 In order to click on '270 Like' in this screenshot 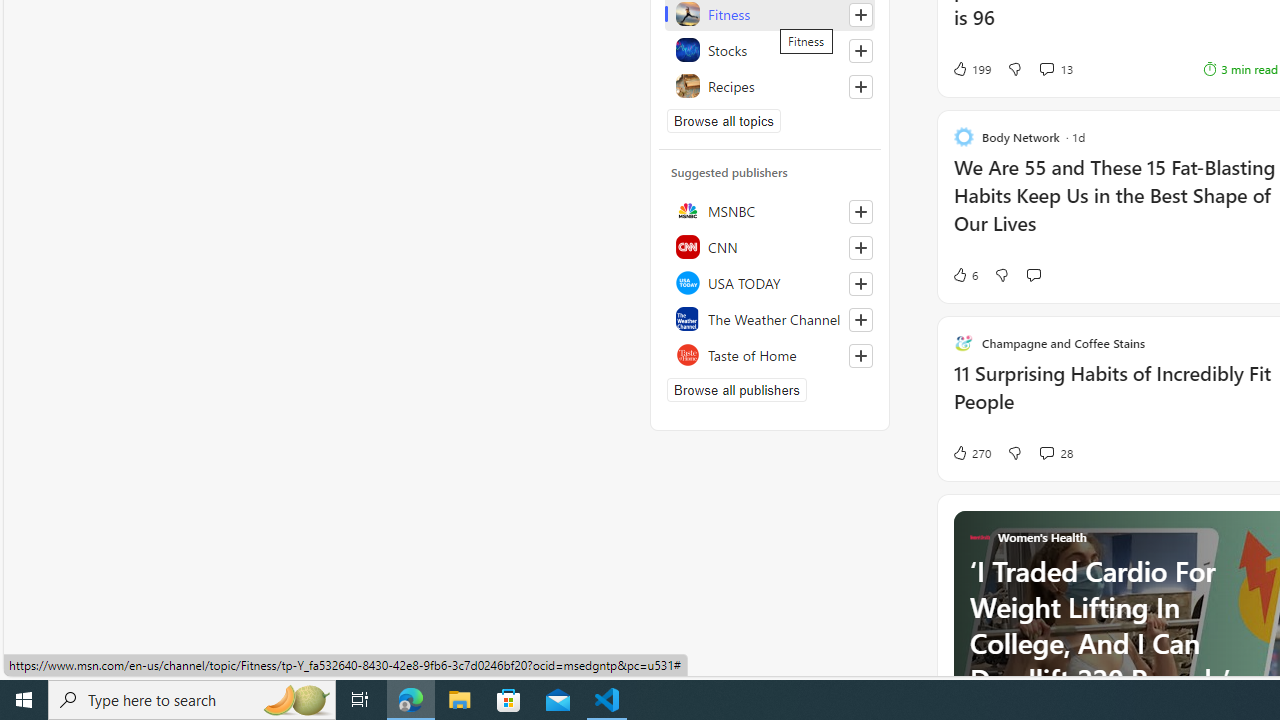, I will do `click(970, 452)`.